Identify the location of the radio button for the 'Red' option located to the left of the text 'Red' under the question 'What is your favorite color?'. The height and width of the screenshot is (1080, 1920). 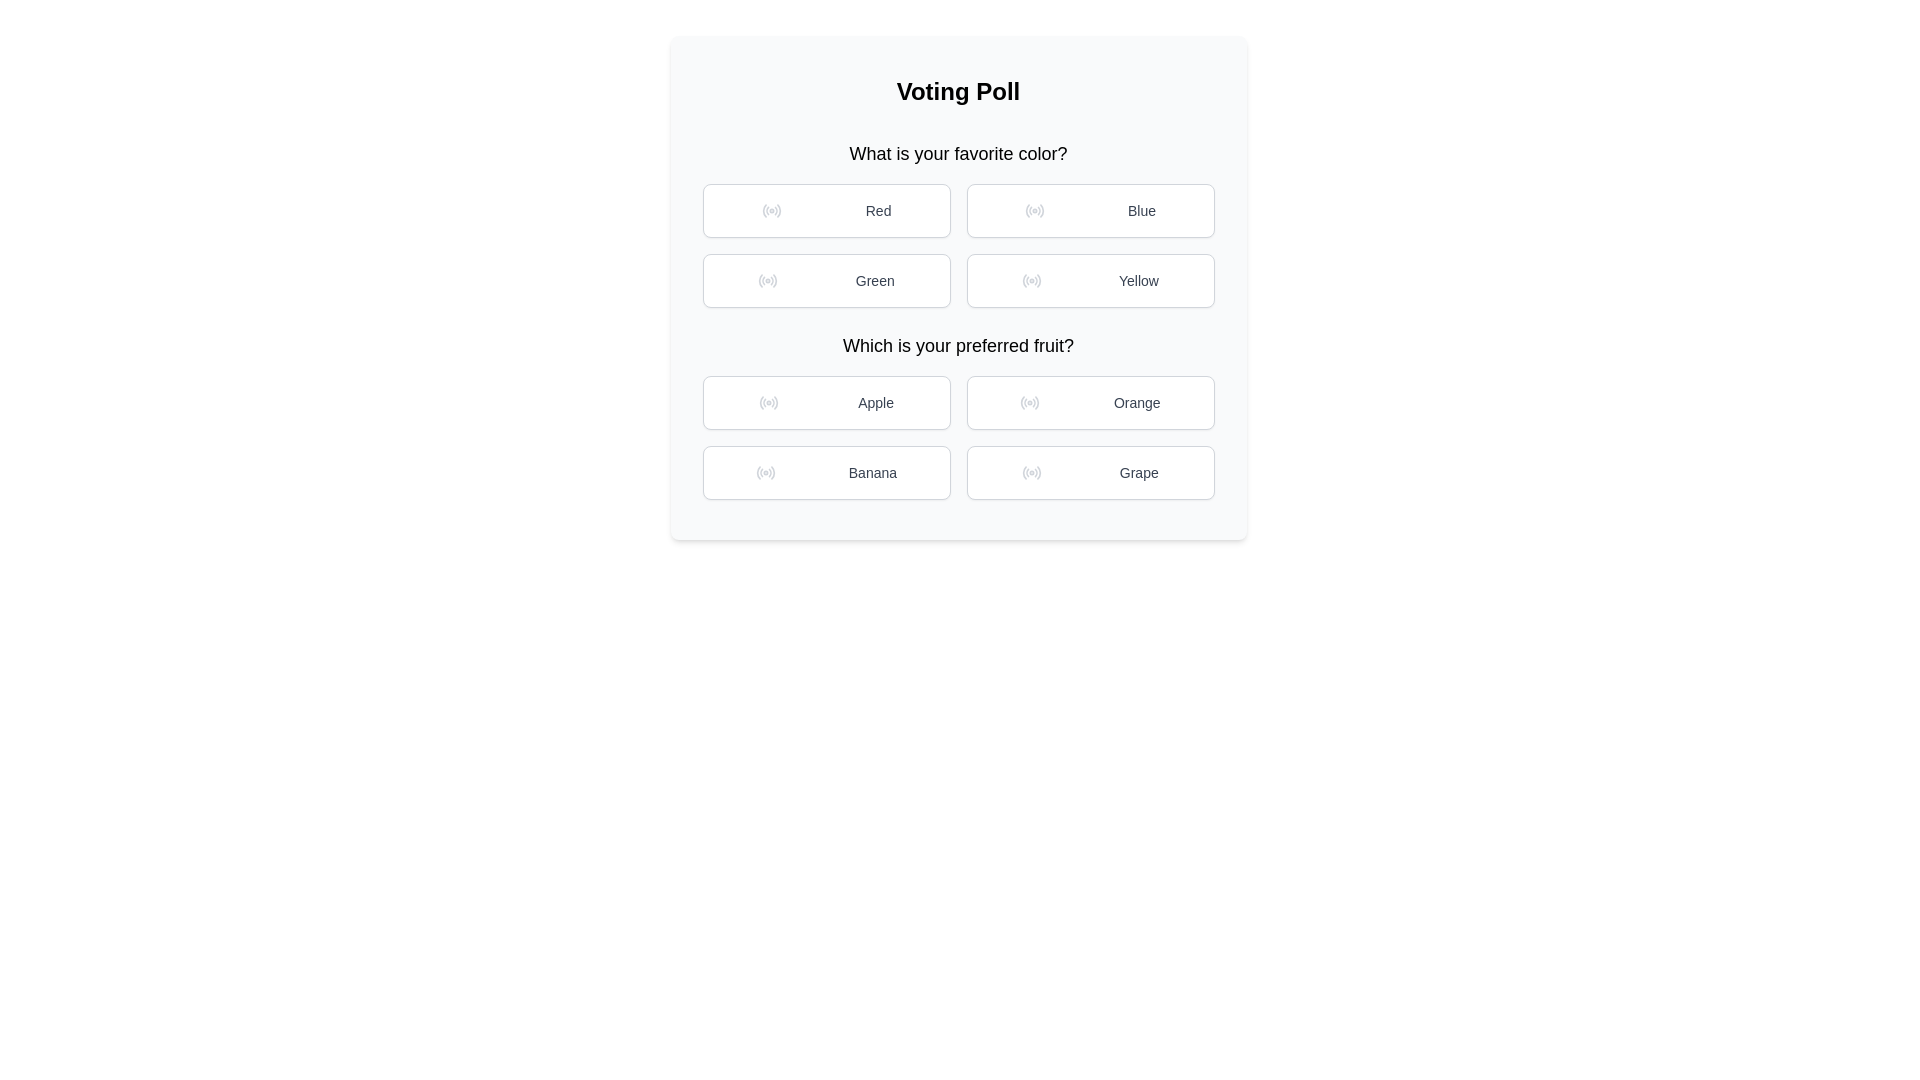
(770, 211).